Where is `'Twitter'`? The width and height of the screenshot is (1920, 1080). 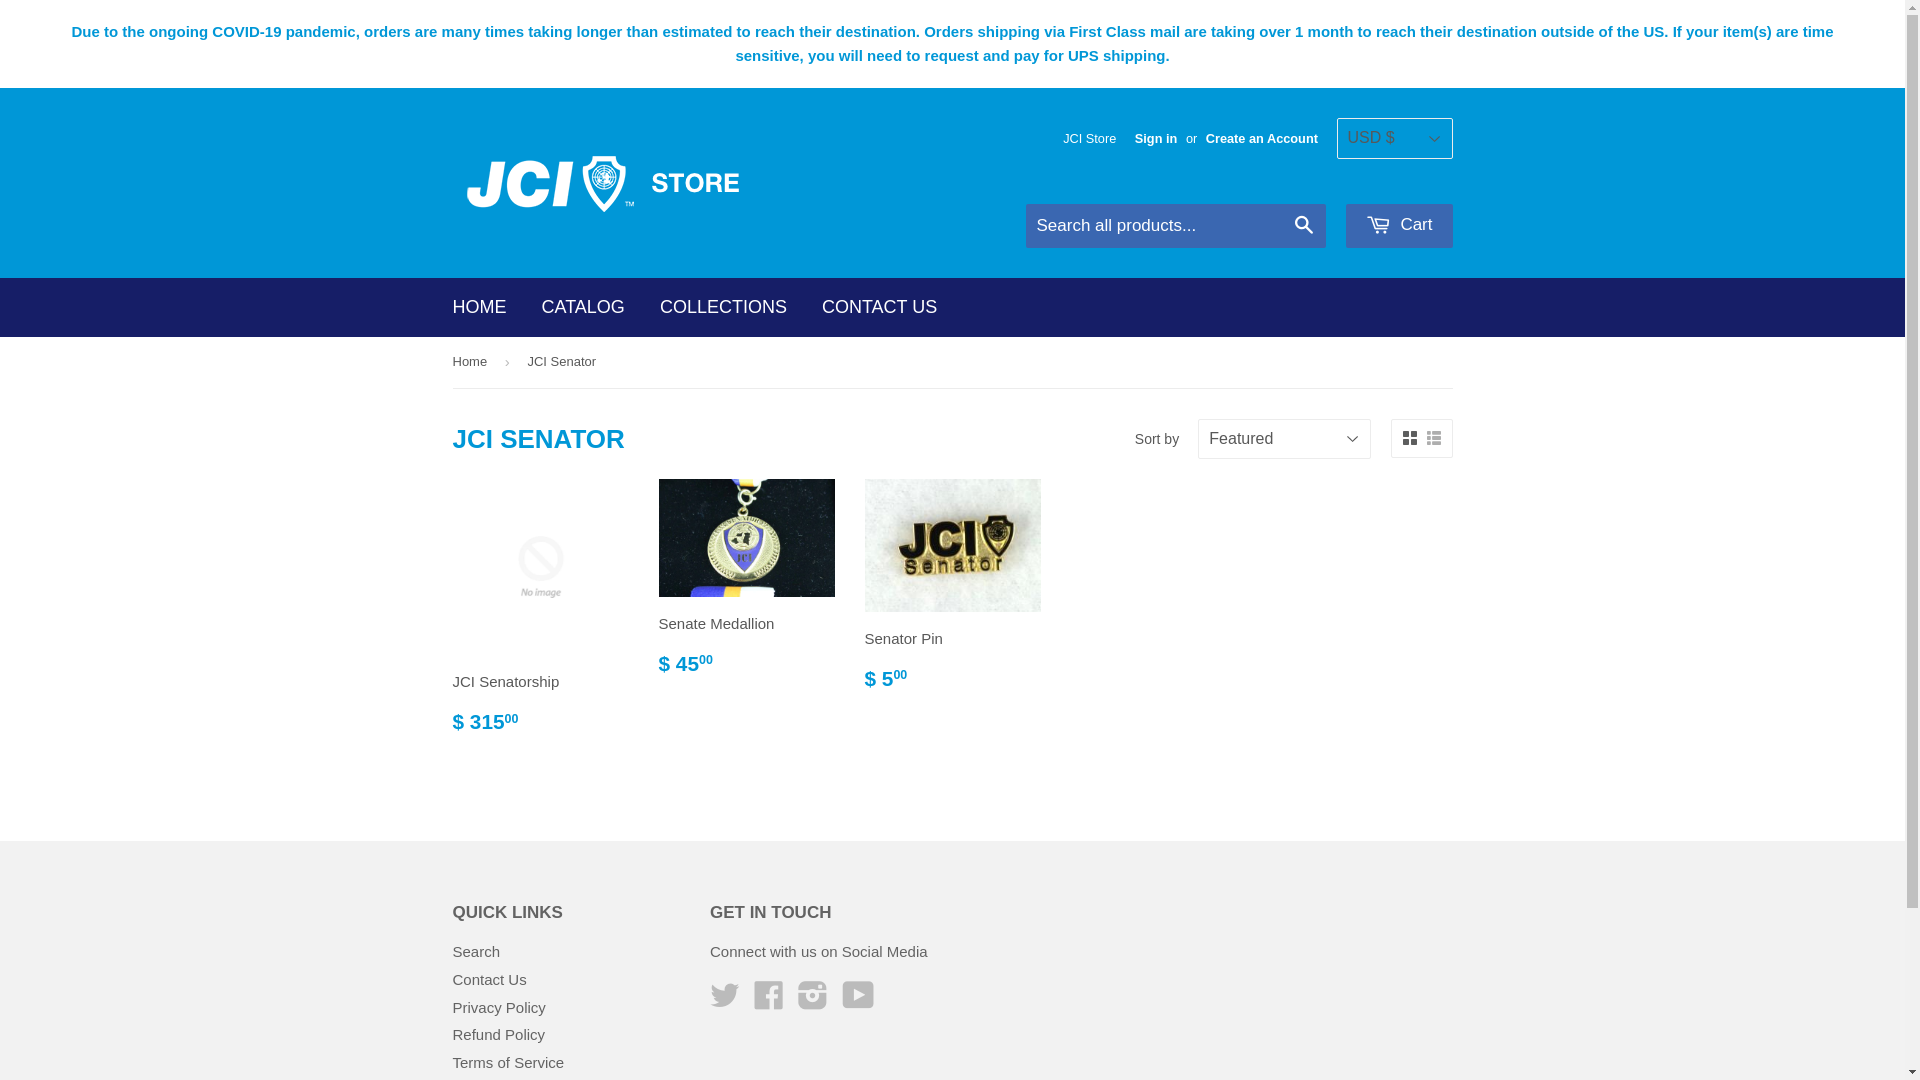
'Twitter' is located at coordinates (723, 1001).